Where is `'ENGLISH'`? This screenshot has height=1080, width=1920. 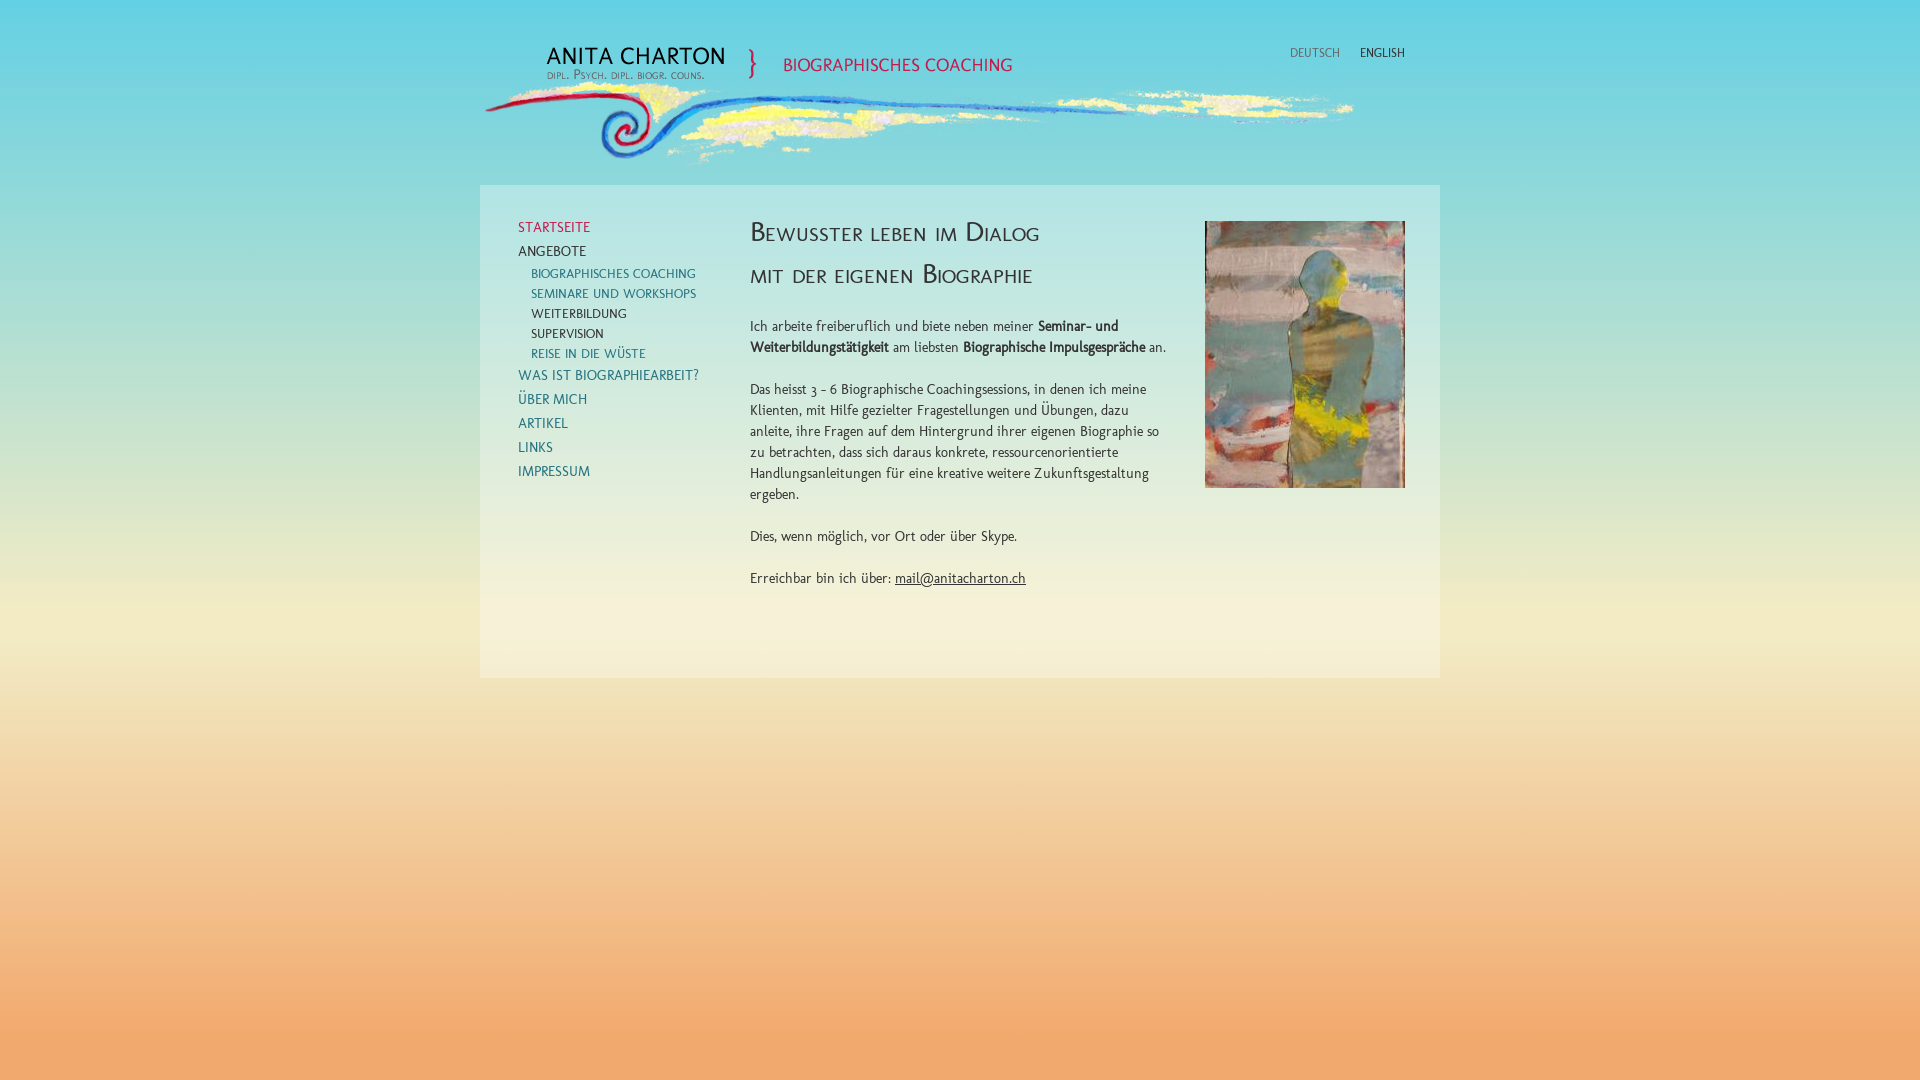 'ENGLISH' is located at coordinates (1381, 51).